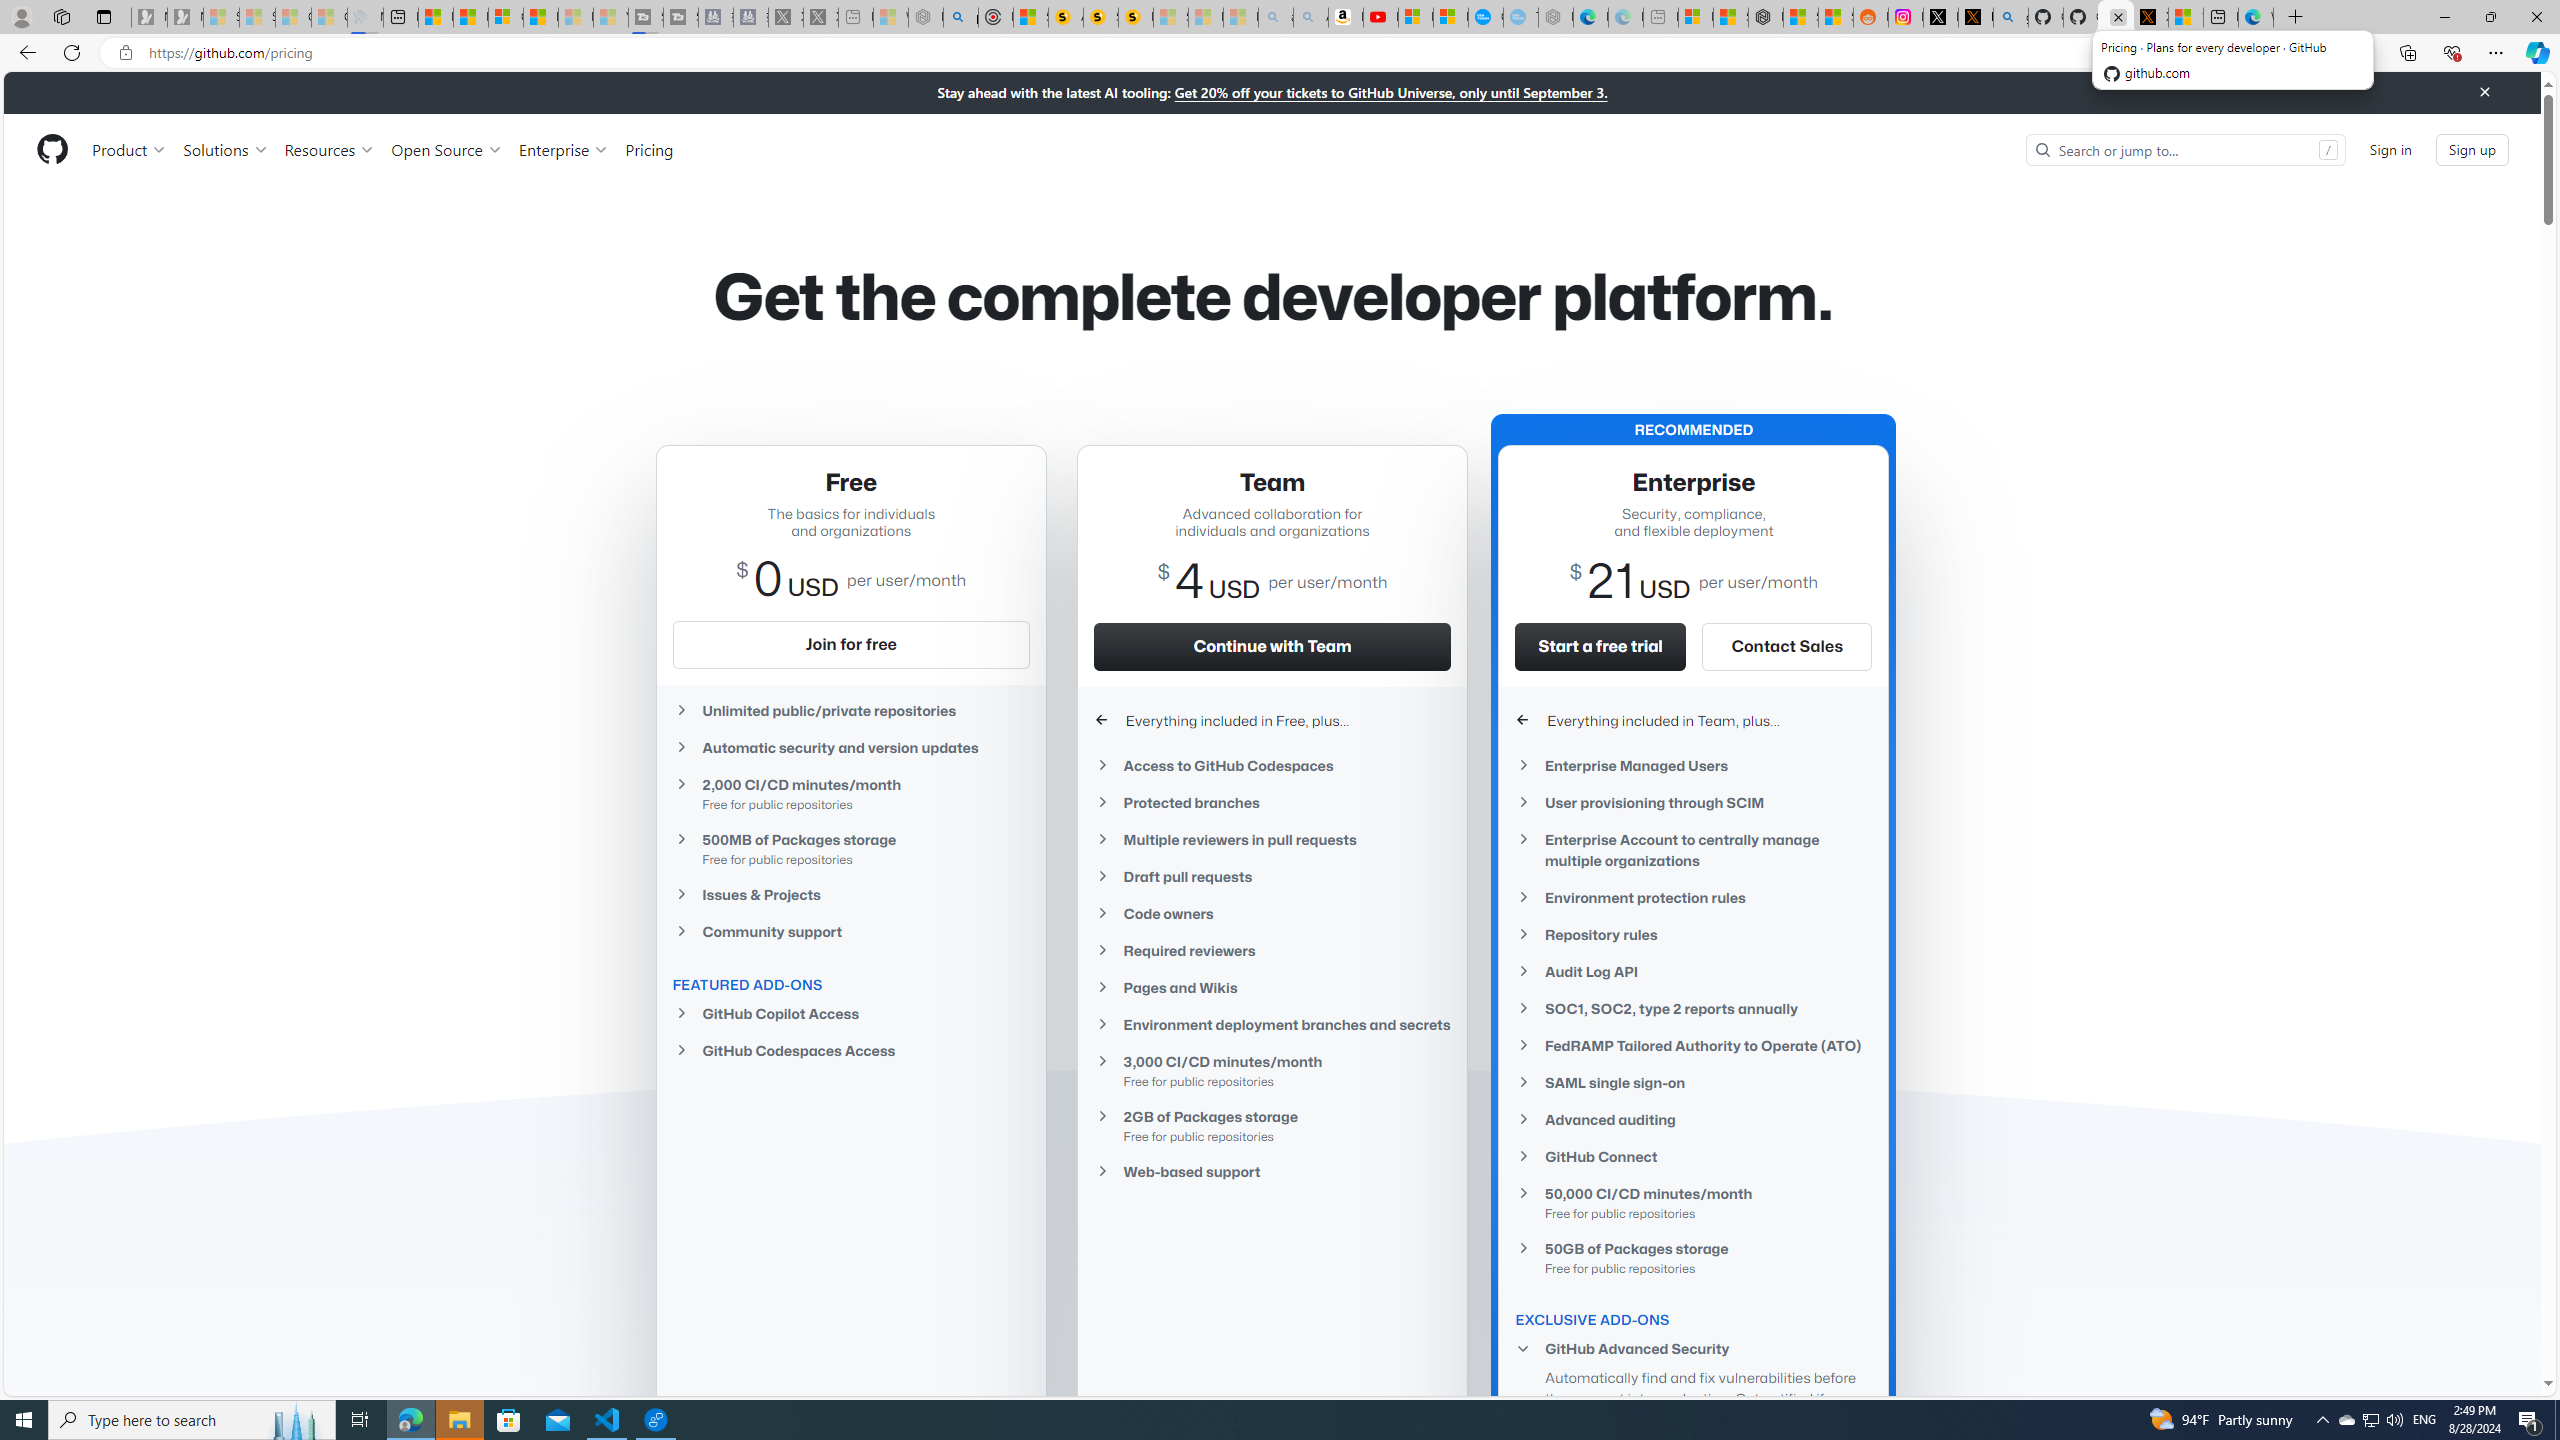  Describe the element at coordinates (224, 149) in the screenshot. I see `'Solutions'` at that location.